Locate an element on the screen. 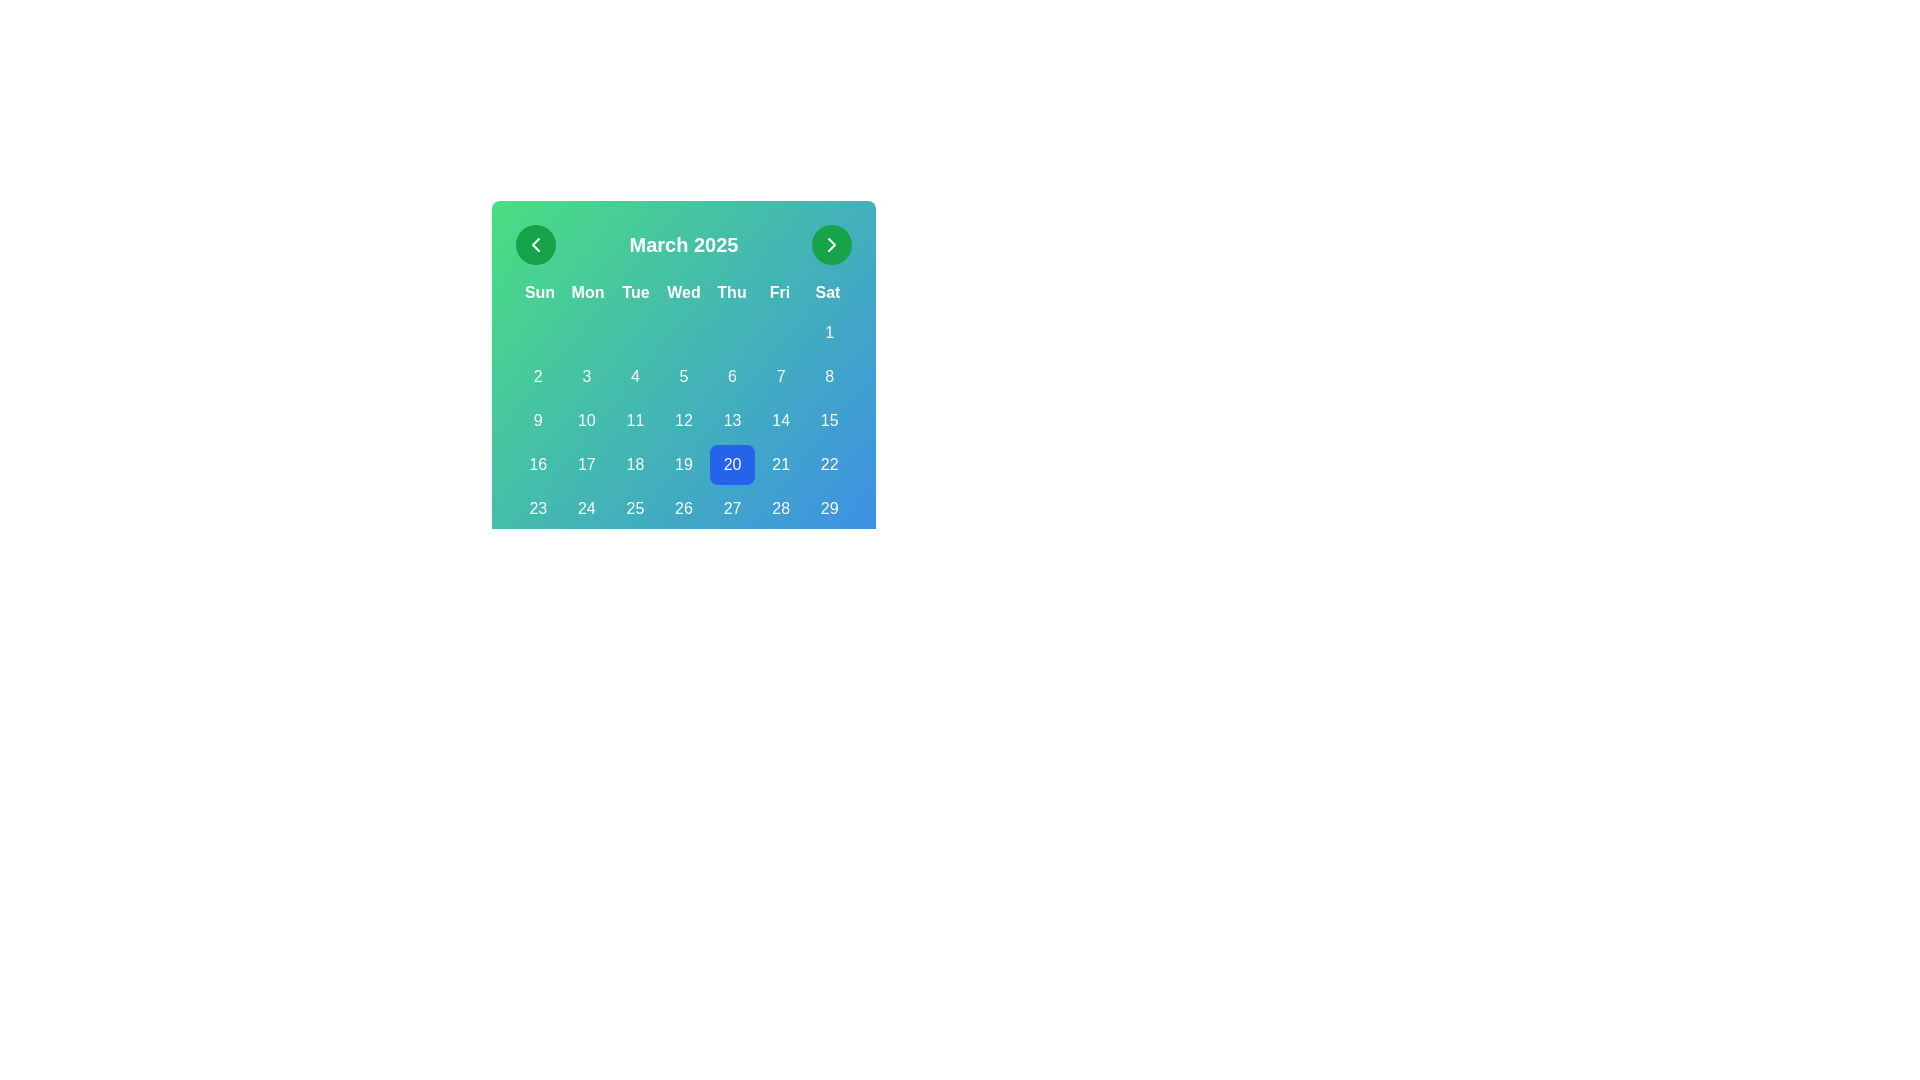 This screenshot has height=1080, width=1920. the calendar day cell representing '2' is located at coordinates (538, 377).